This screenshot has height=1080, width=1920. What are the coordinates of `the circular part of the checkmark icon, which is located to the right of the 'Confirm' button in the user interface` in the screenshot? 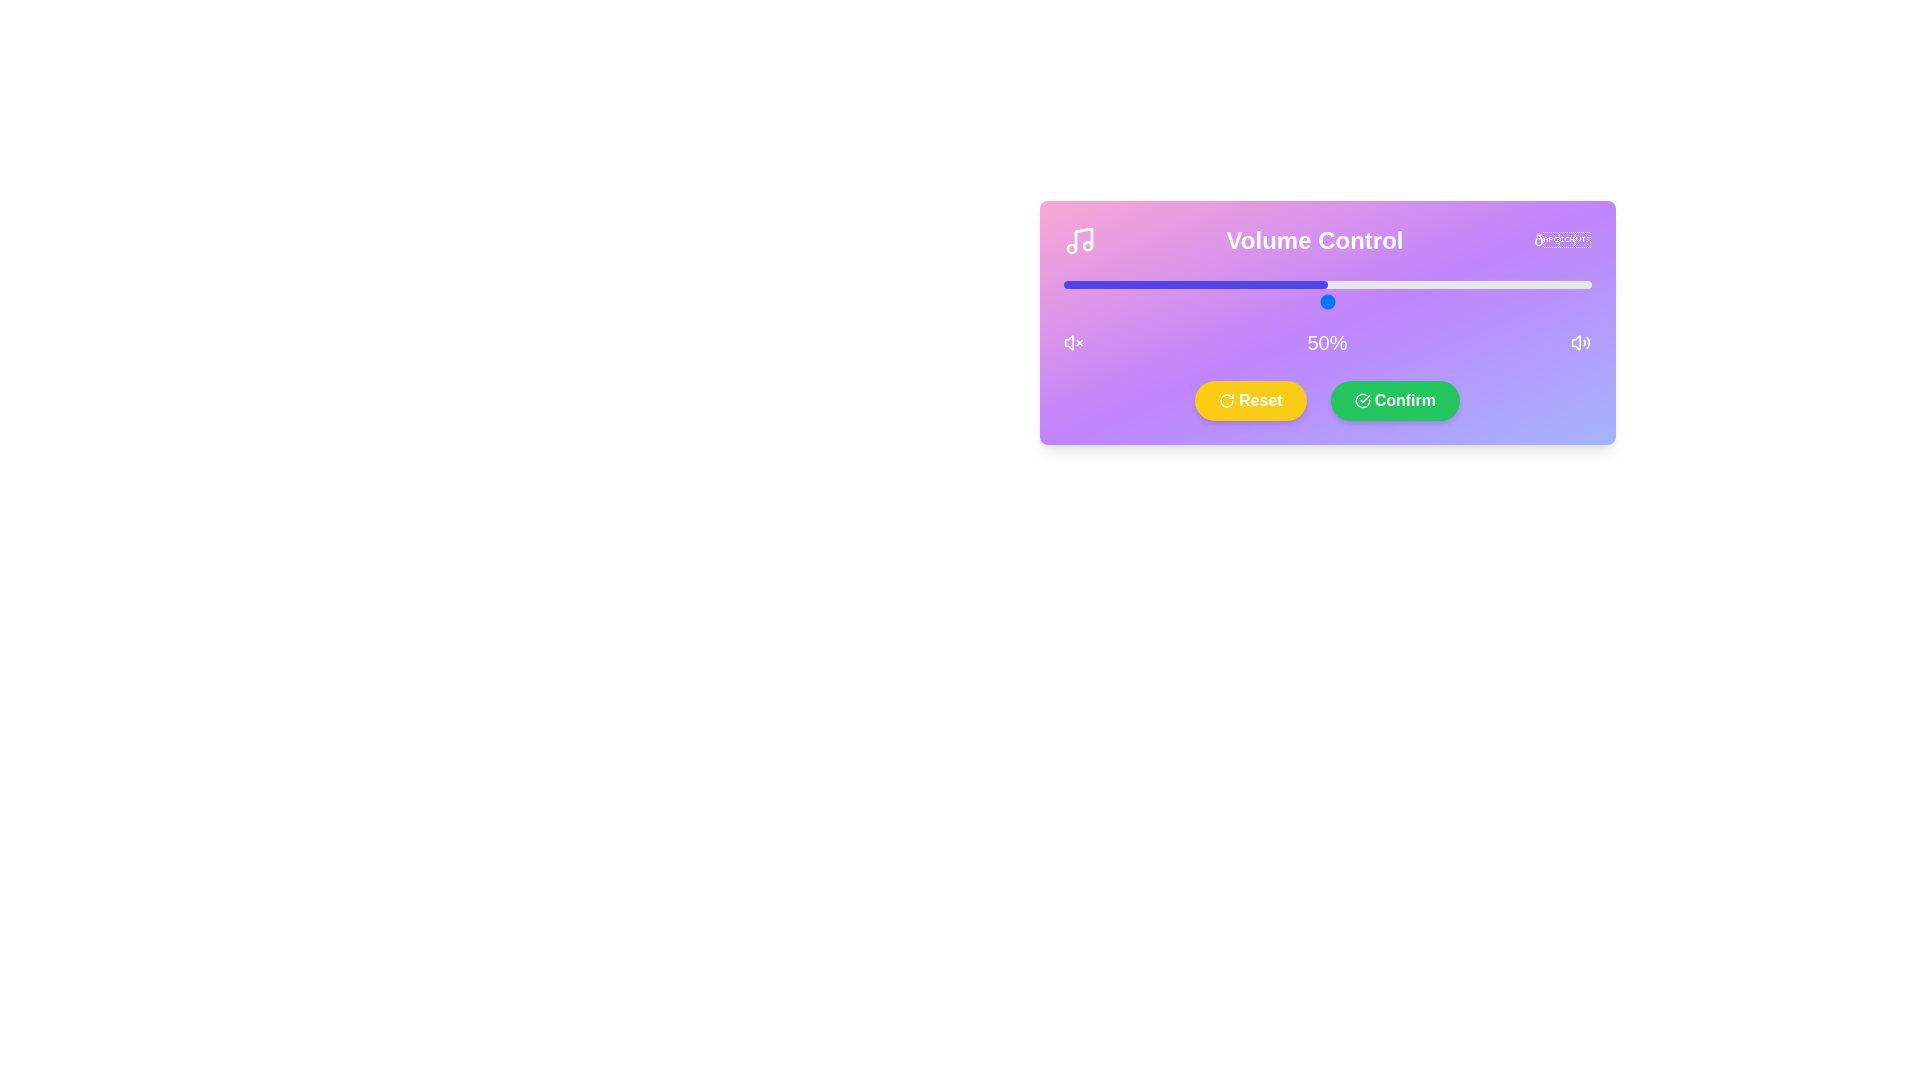 It's located at (1361, 401).